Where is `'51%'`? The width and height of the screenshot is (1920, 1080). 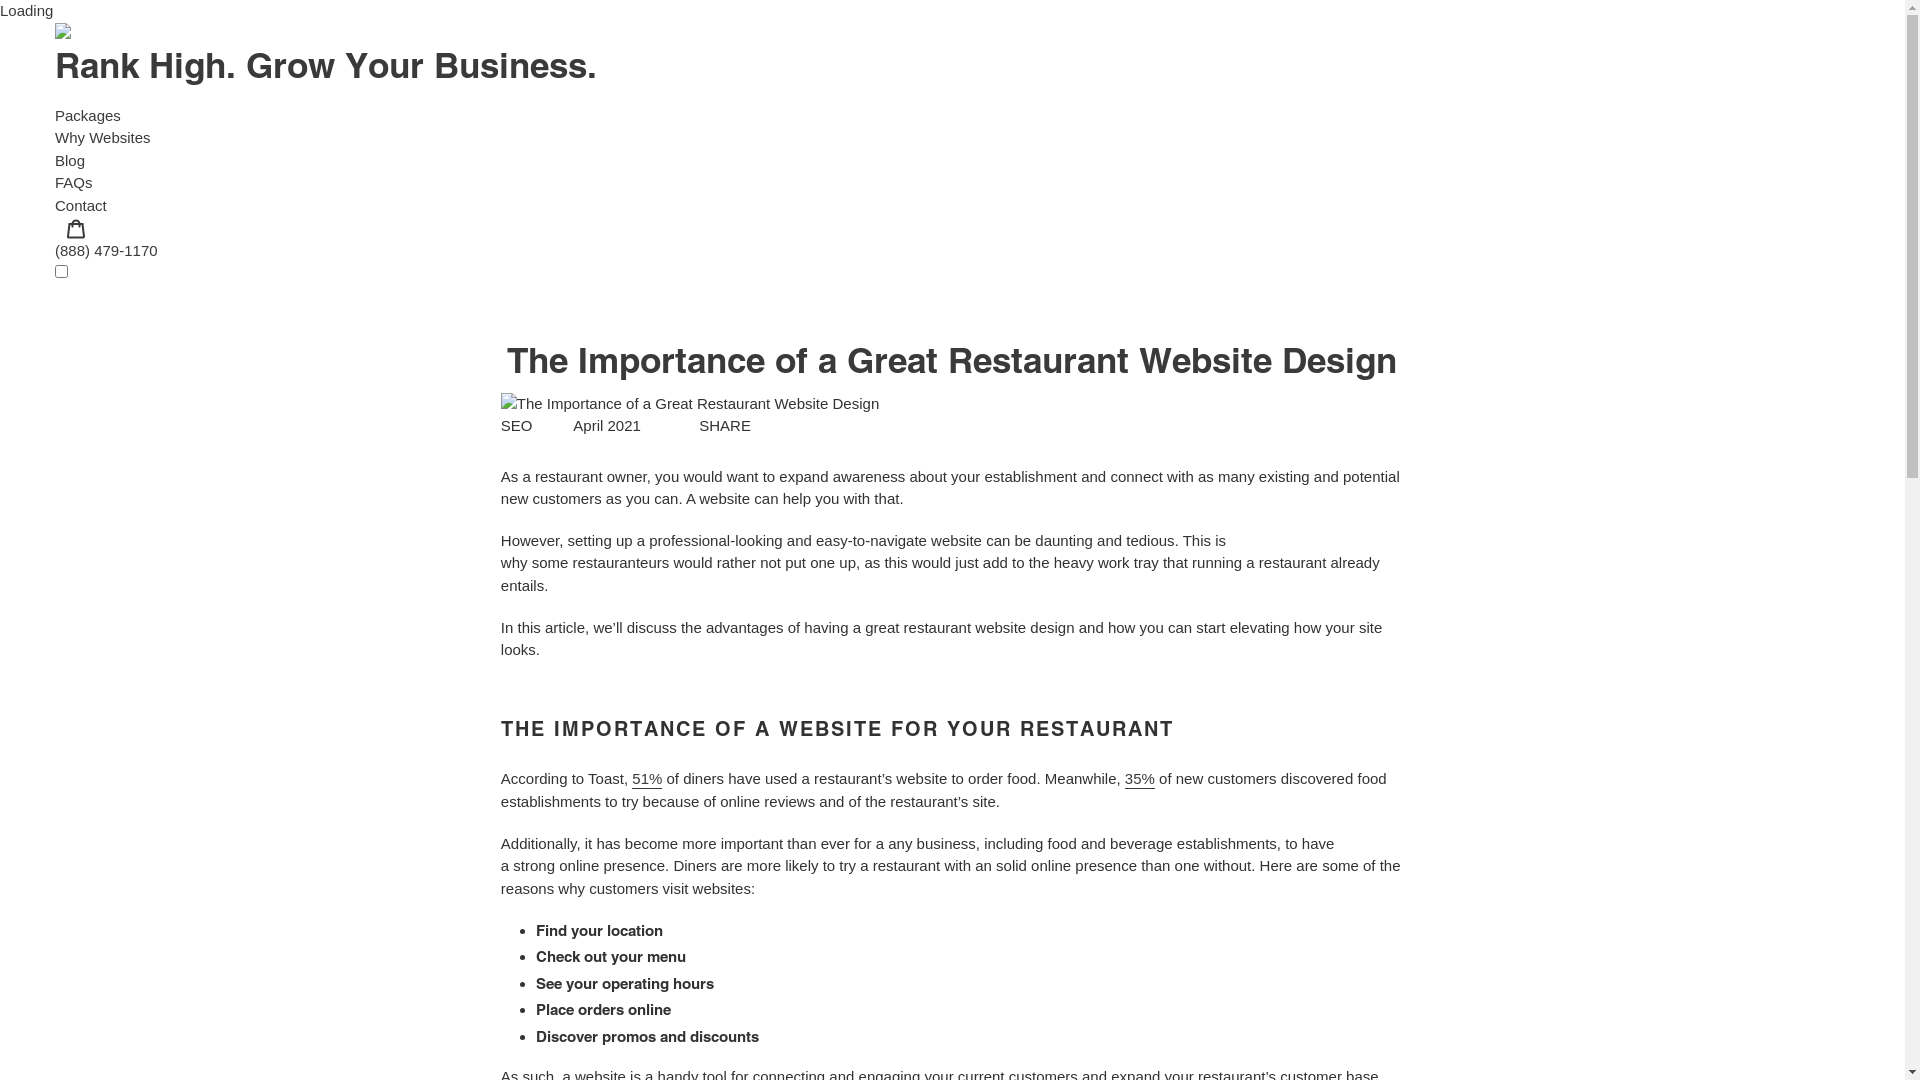 '51%' is located at coordinates (647, 778).